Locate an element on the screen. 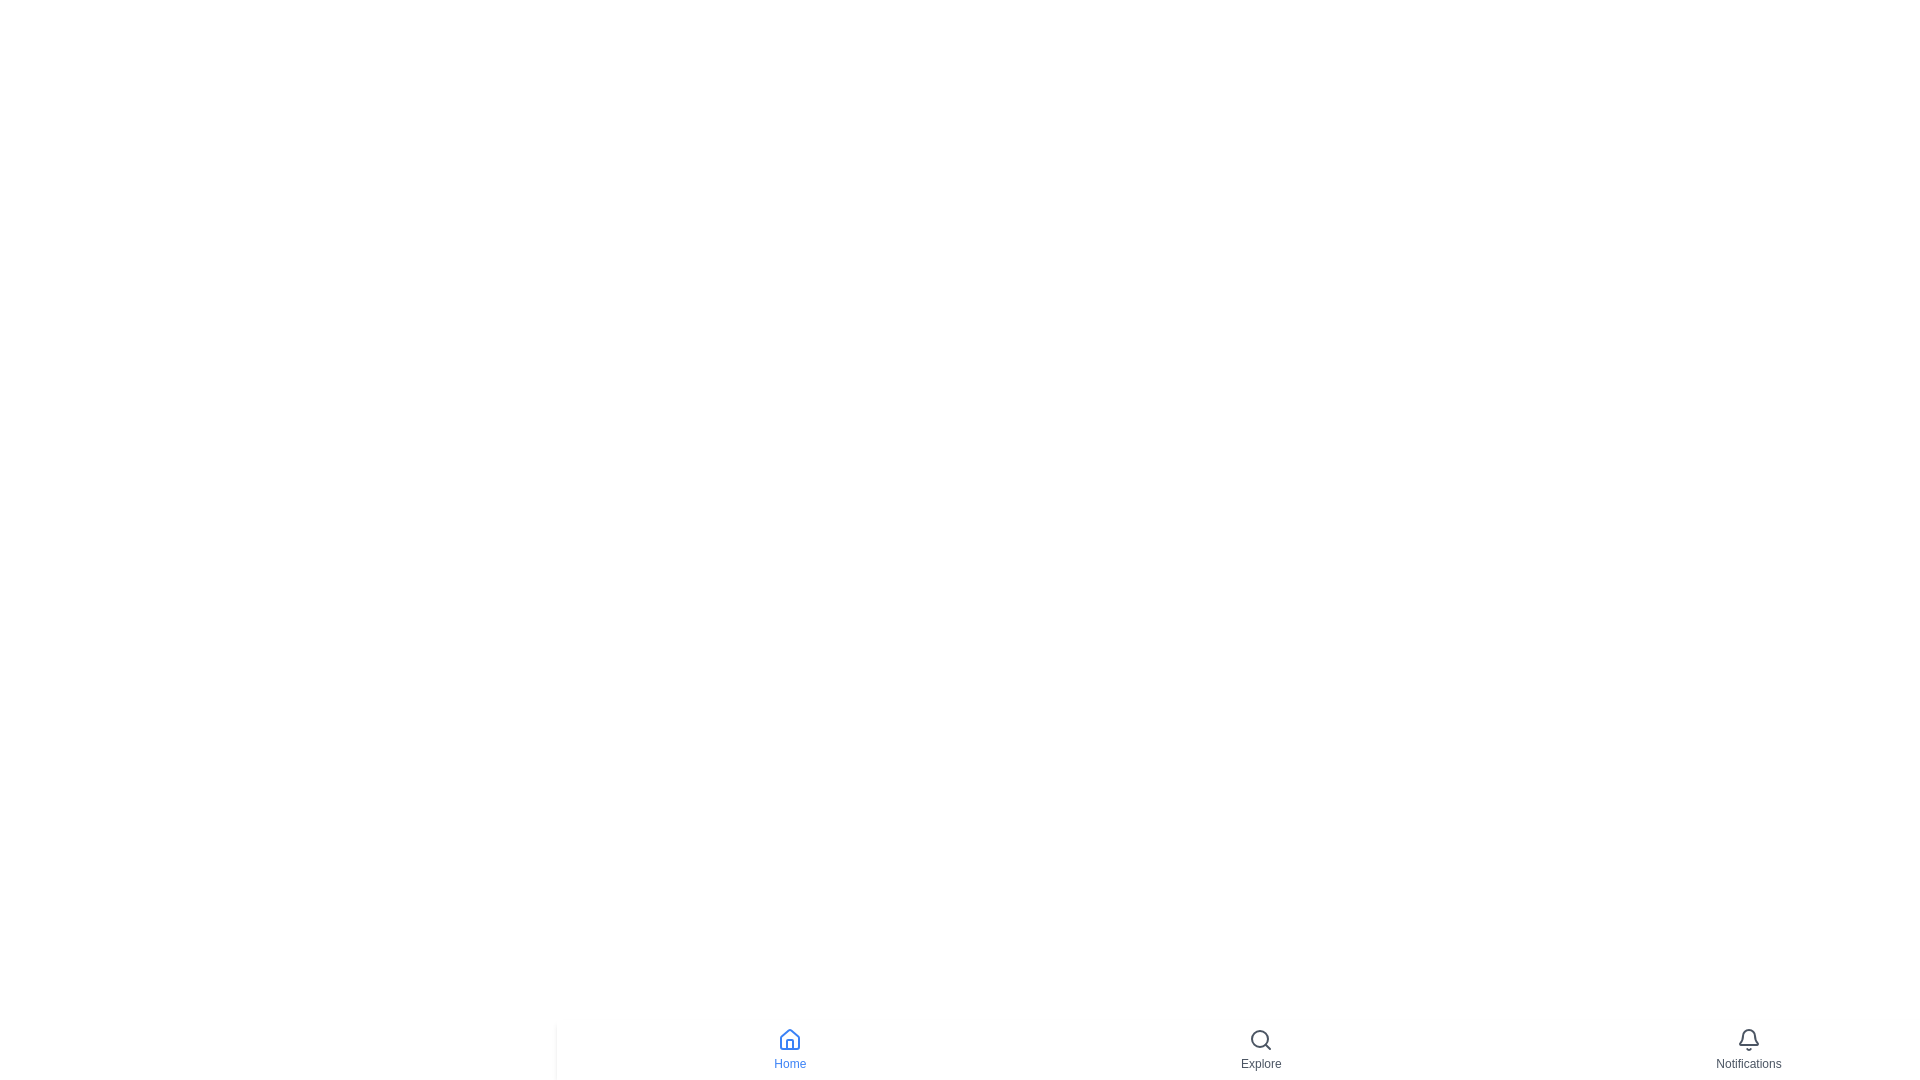 This screenshot has height=1080, width=1920. the 'Notifications' text label located at the bottom-right corner of the interface, beneath the bell icon is located at coordinates (1747, 1063).